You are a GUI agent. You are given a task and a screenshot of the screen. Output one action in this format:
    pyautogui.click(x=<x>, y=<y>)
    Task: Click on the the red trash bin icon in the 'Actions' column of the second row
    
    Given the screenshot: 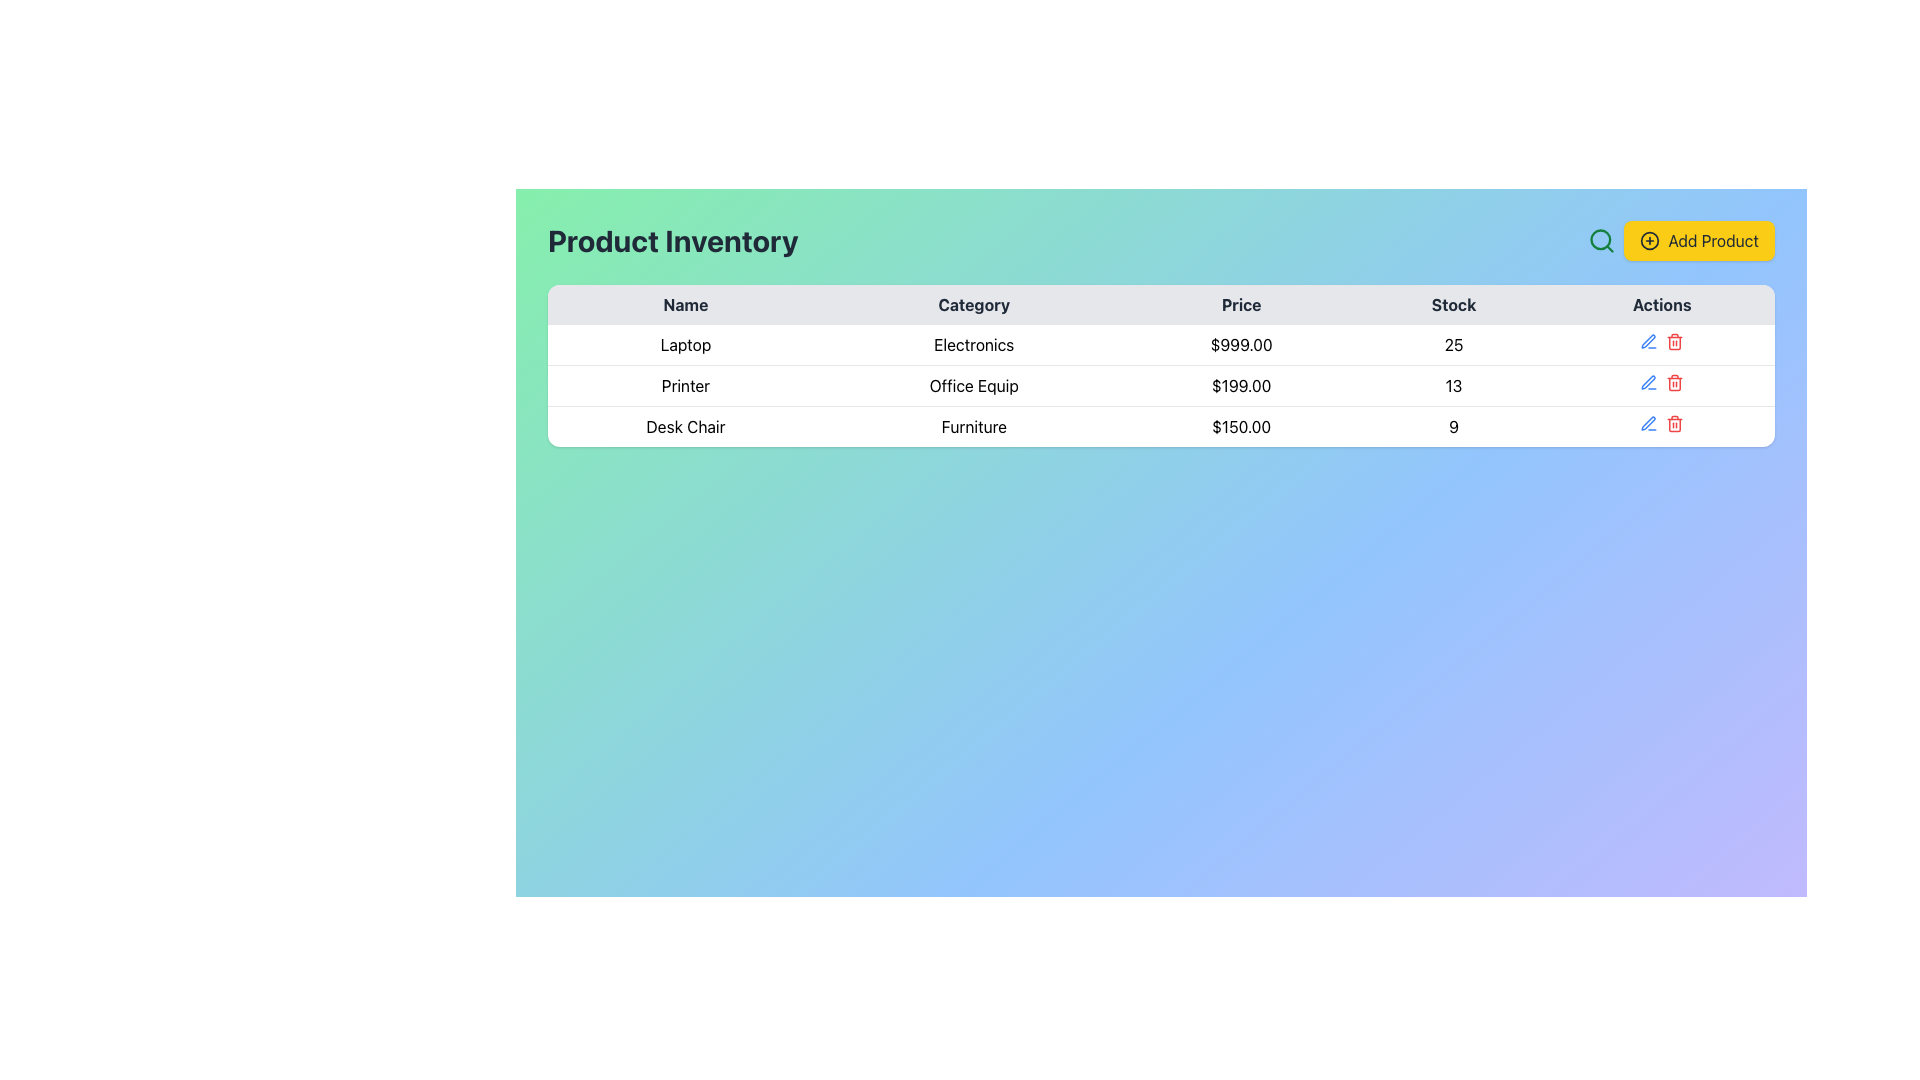 What is the action you would take?
    pyautogui.click(x=1675, y=382)
    